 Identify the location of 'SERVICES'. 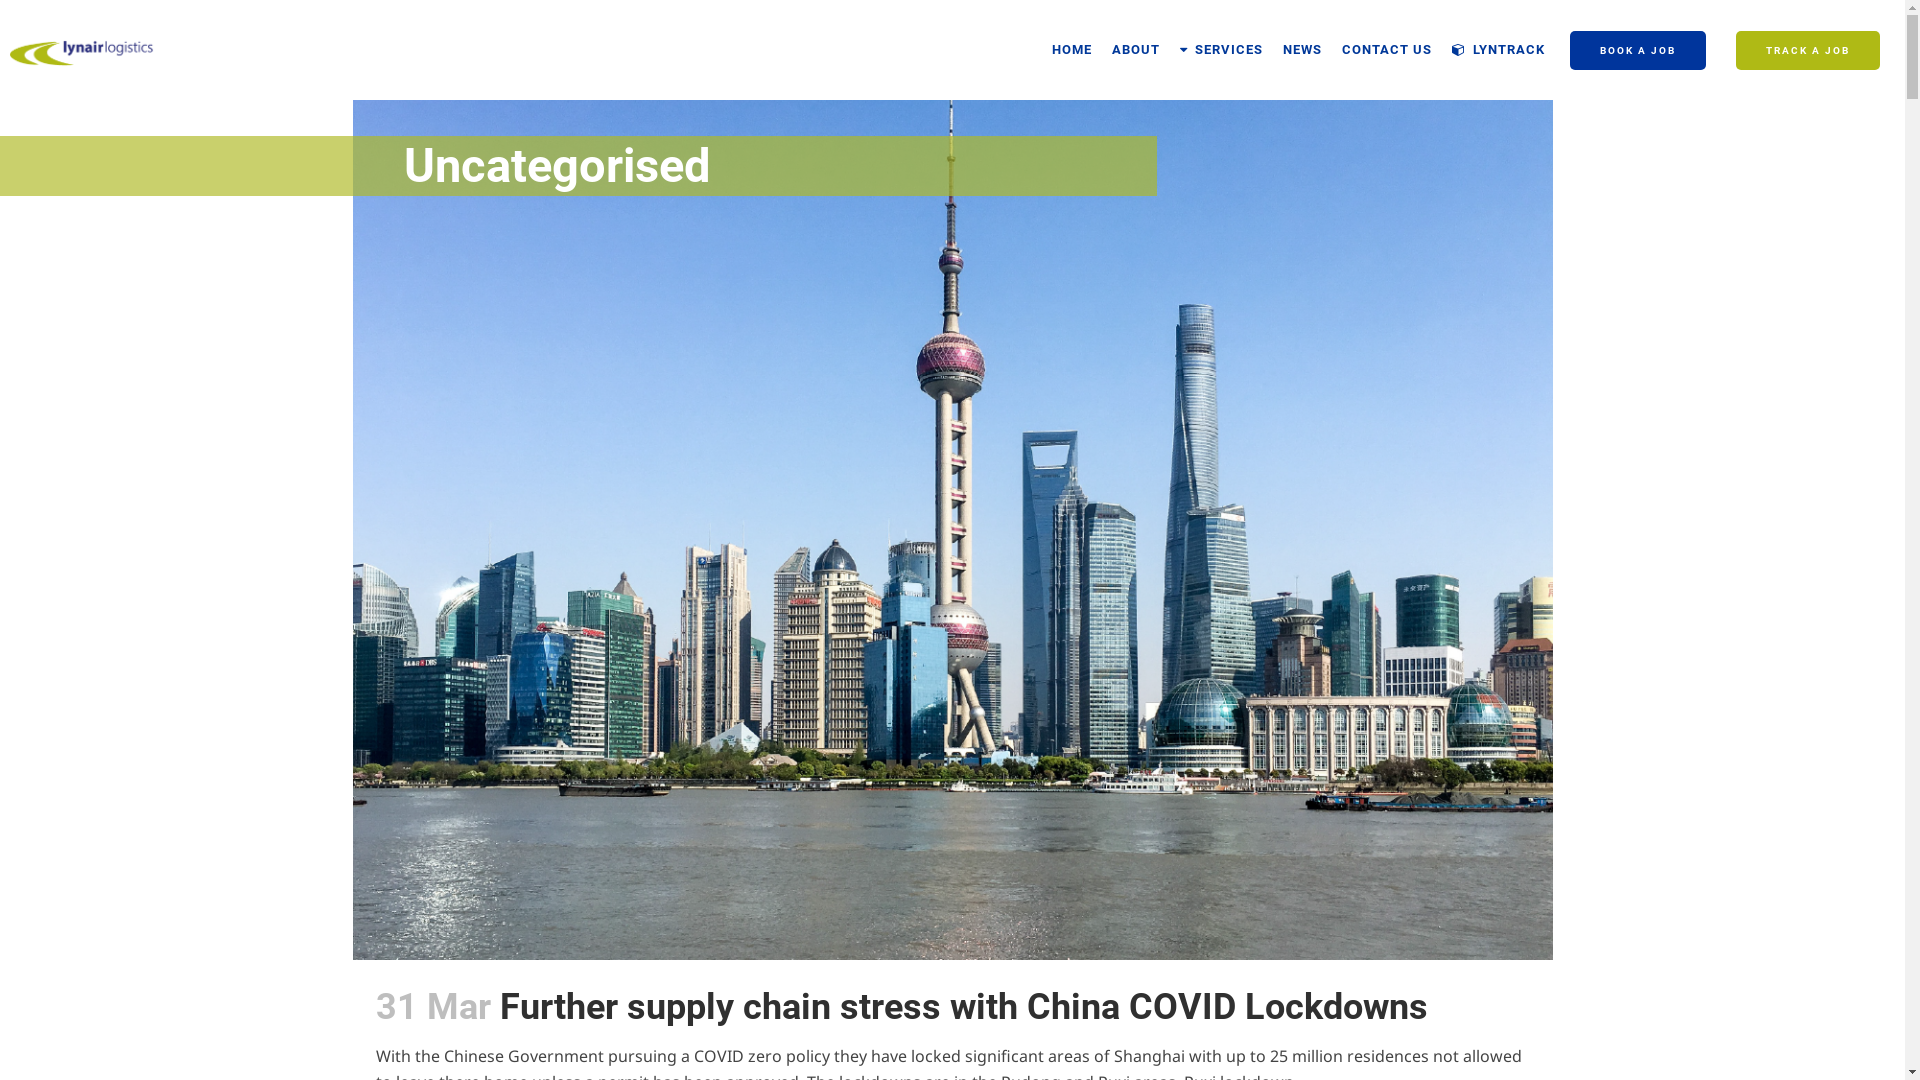
(1220, 49).